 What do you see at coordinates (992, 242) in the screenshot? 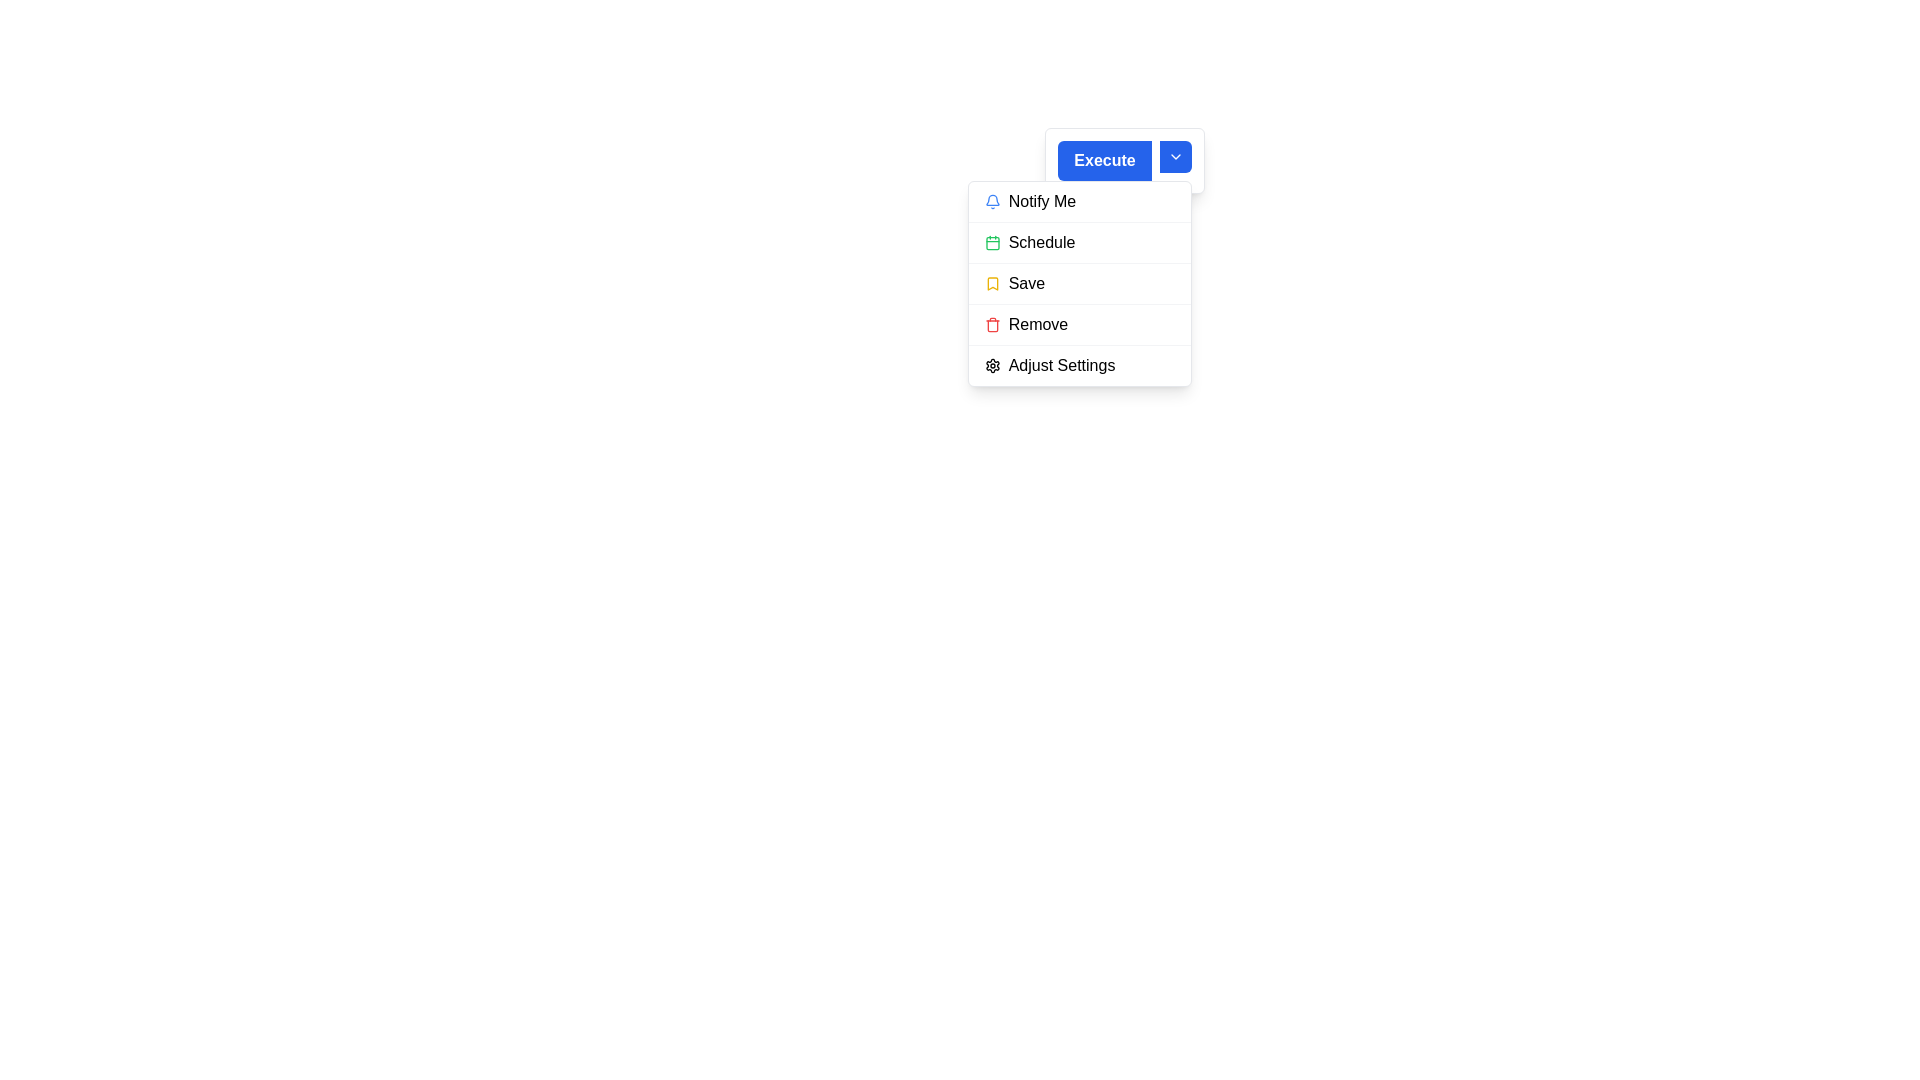
I see `the calendar icon with a green outline located within the 'Schedule' menu option, positioned between 'Notify Me' and 'Save'` at bounding box center [992, 242].